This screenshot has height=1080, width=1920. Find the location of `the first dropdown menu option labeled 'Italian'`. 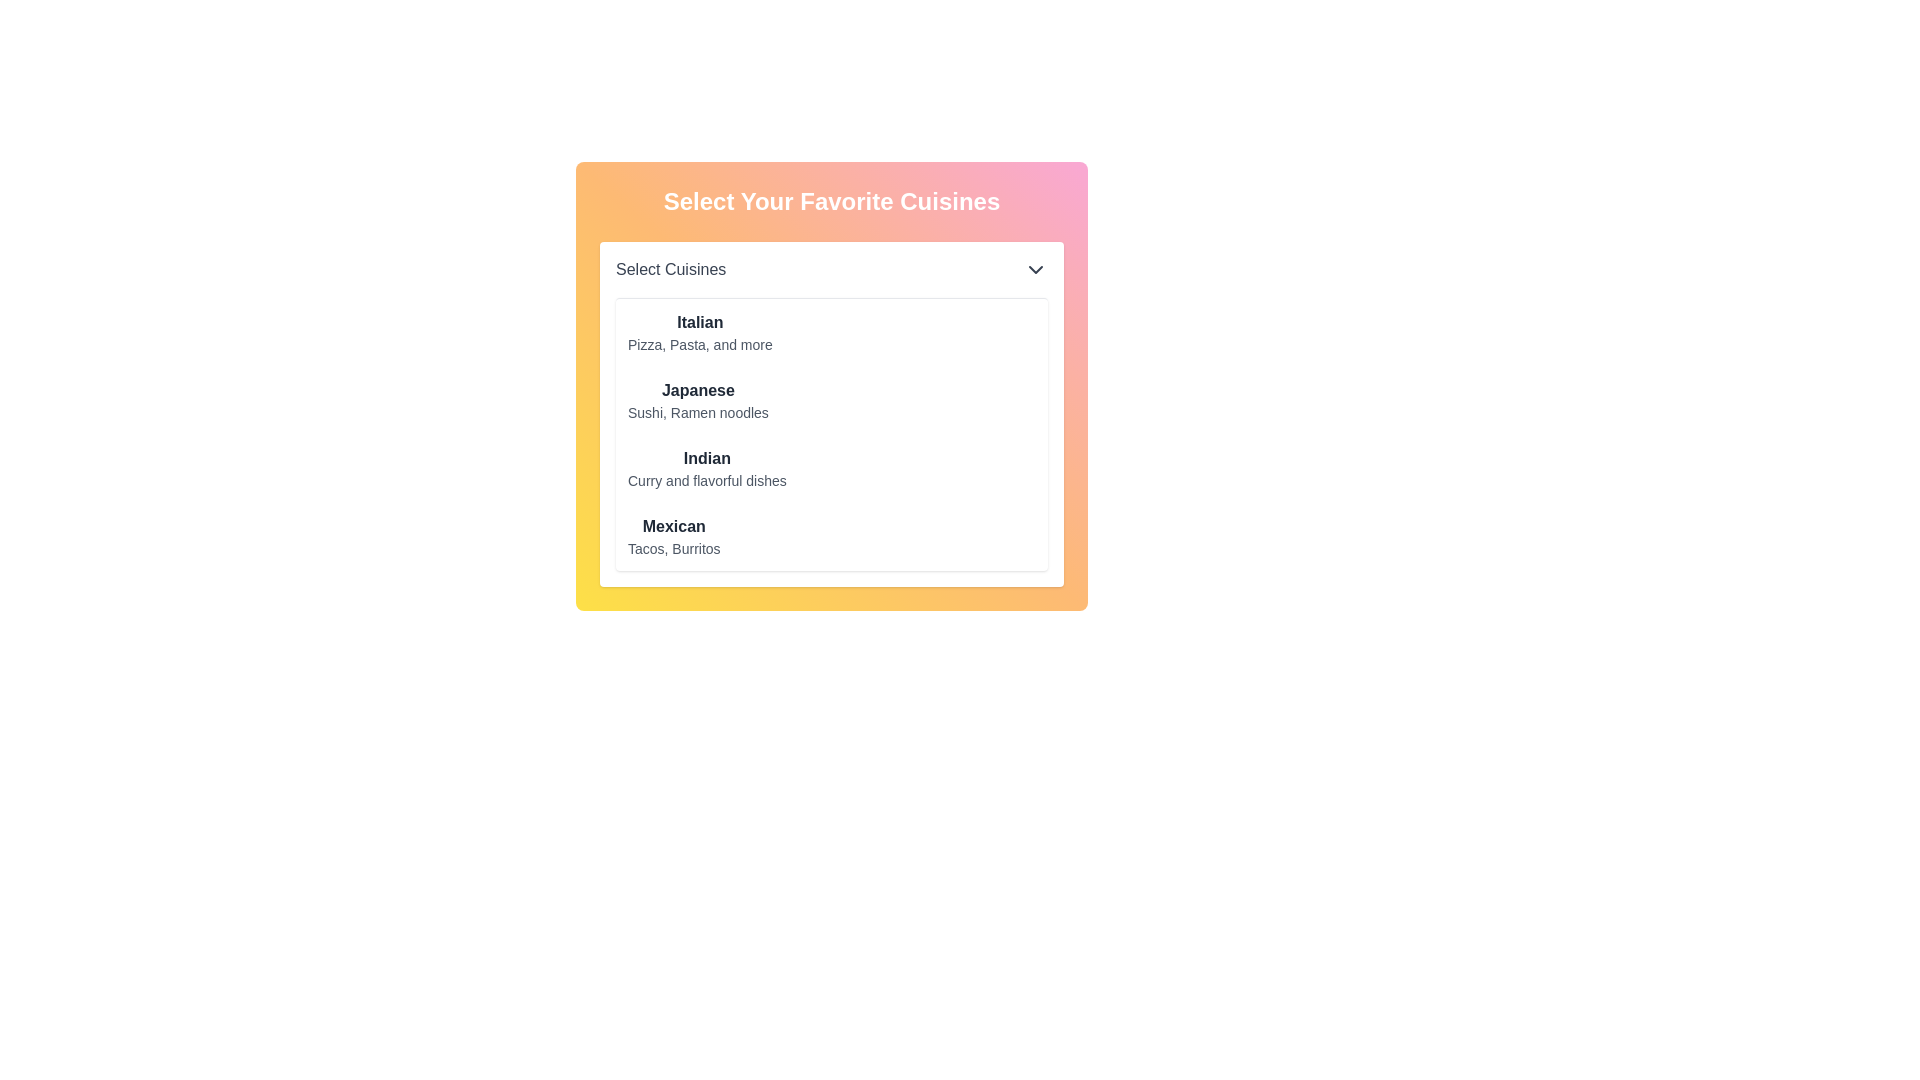

the first dropdown menu option labeled 'Italian' is located at coordinates (700, 331).